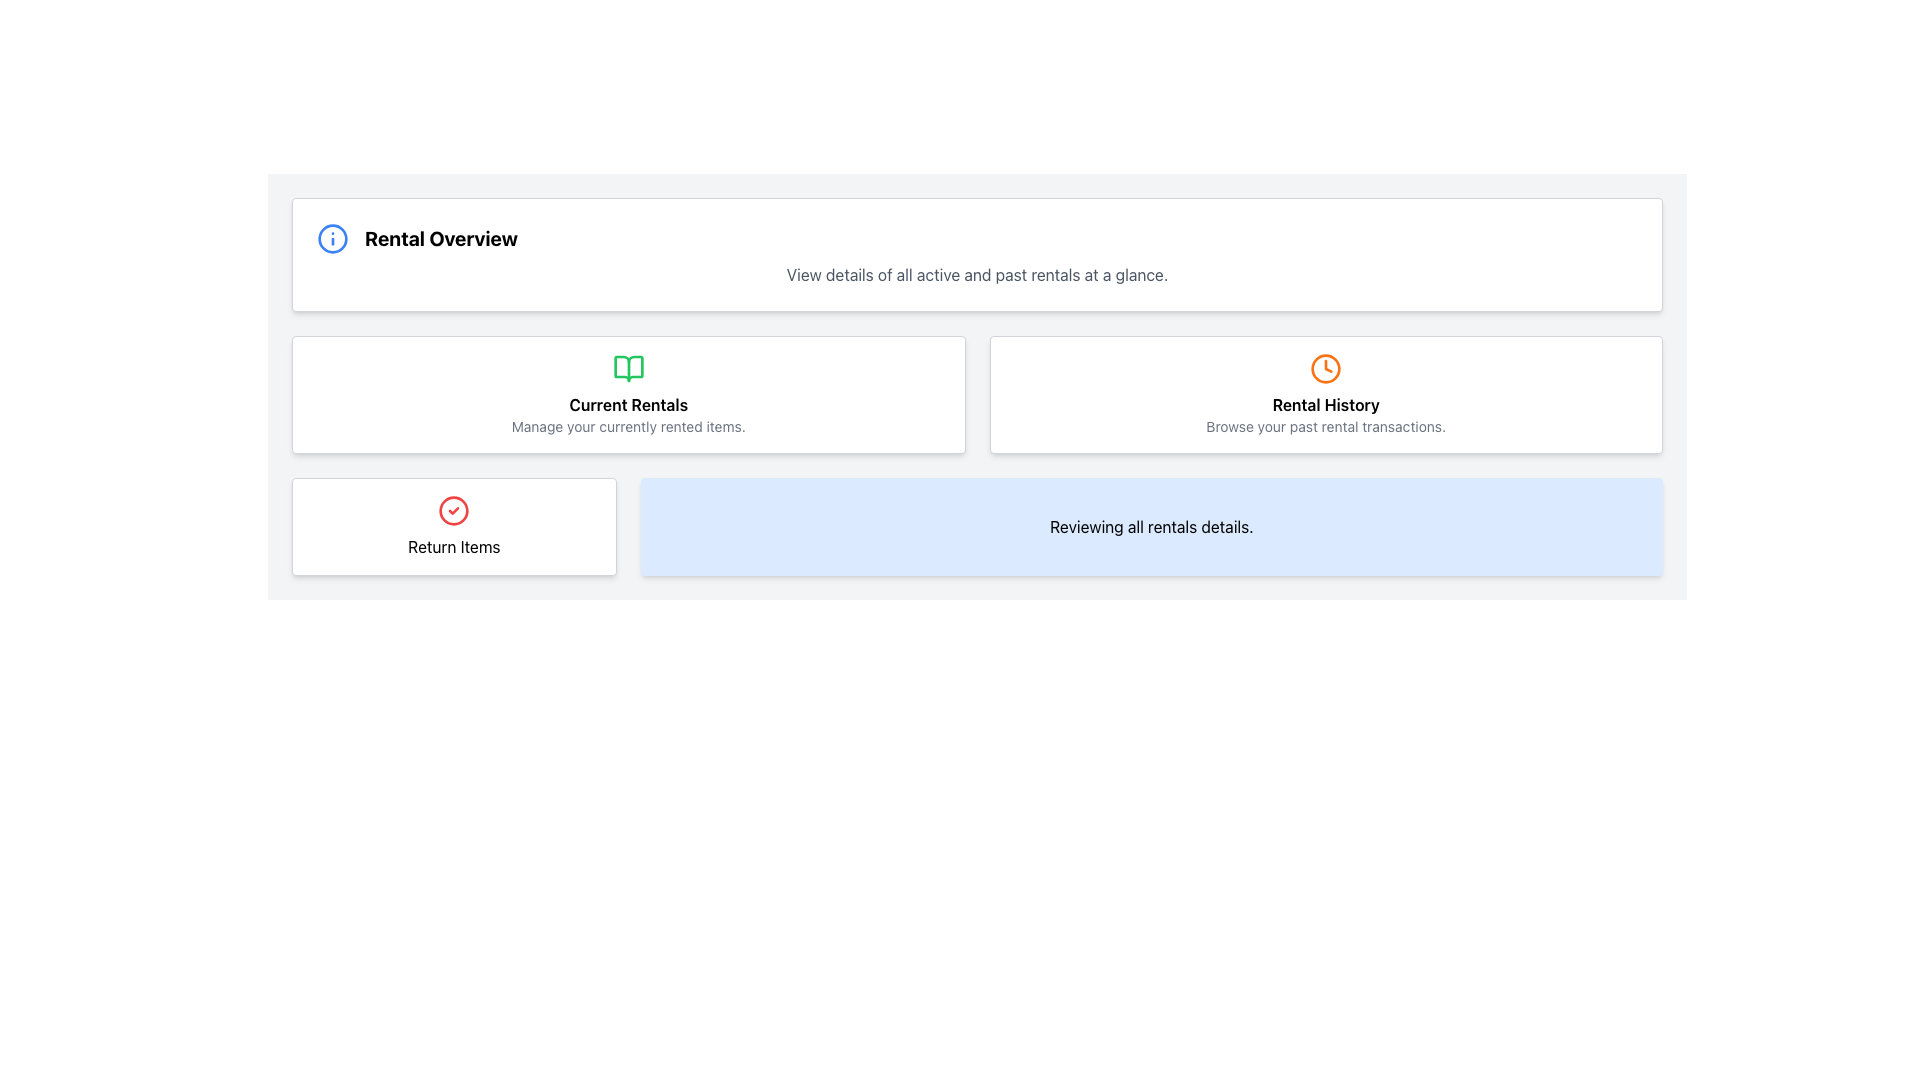 The height and width of the screenshot is (1080, 1920). I want to click on text label that displays 'Rental Overview', which is bold and prominently positioned in the top section of the layout, next to a blue circular icon with an 'i', so click(440, 238).